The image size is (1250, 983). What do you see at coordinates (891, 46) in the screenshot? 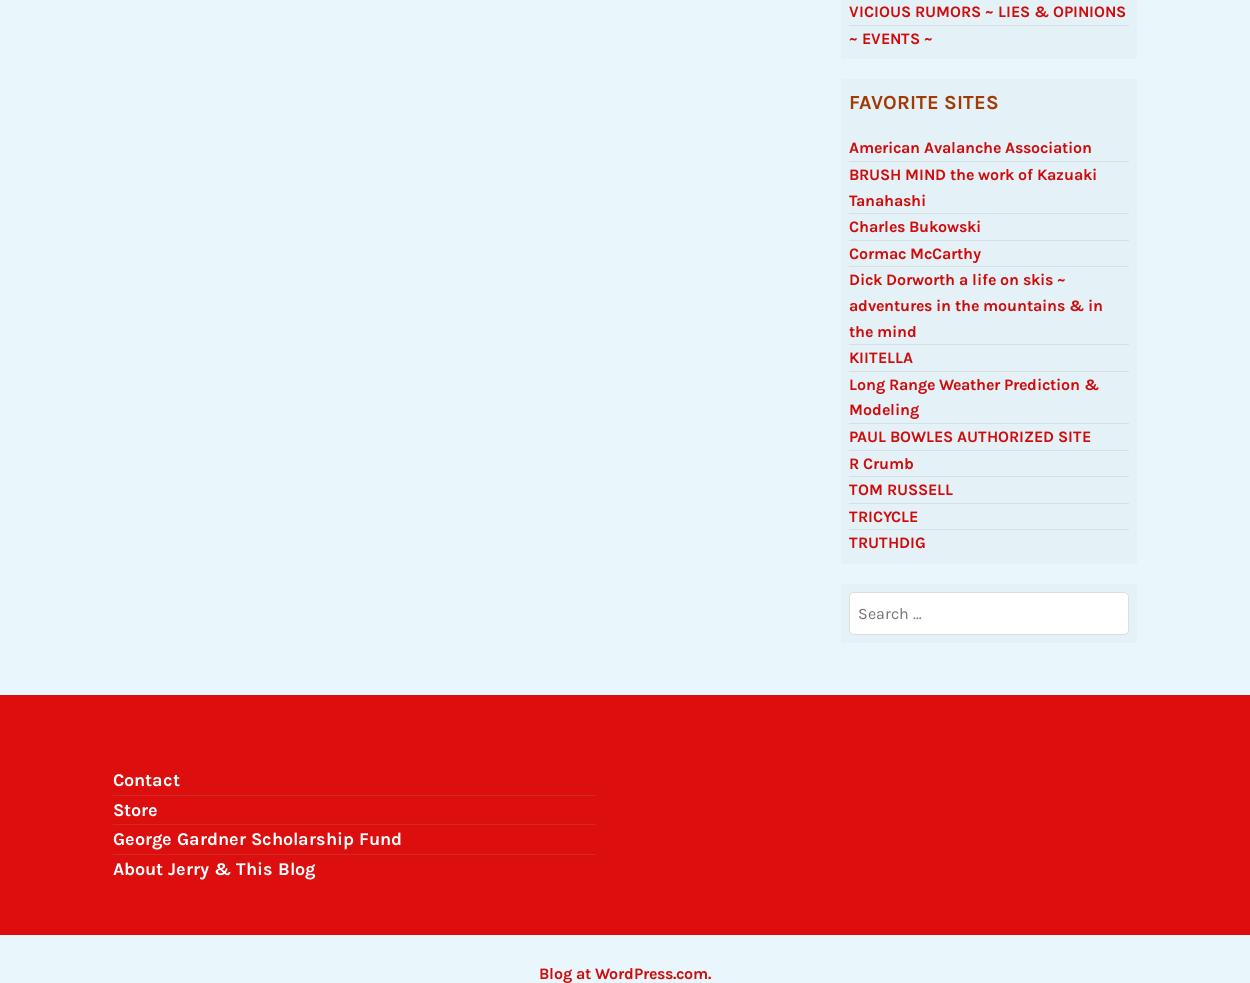
I see `'~ EVENTS ~'` at bounding box center [891, 46].